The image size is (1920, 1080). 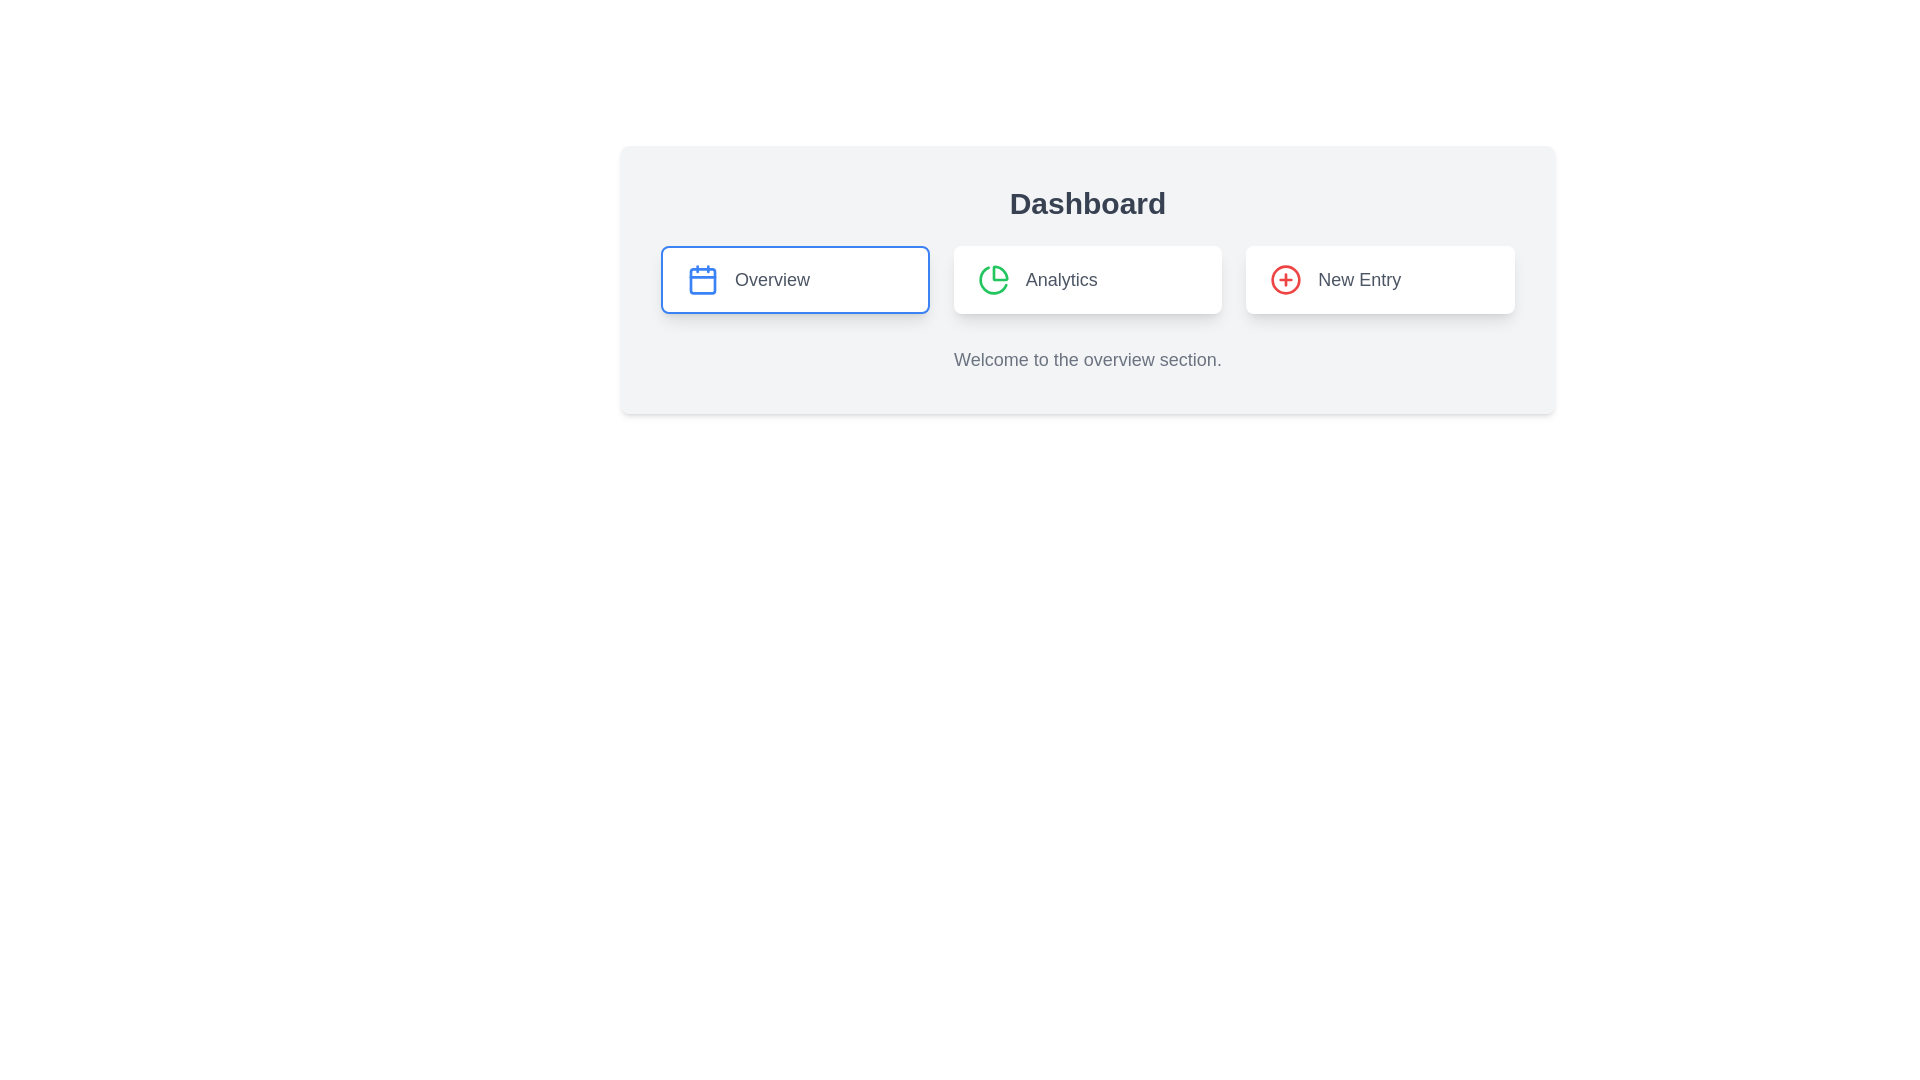 What do you see at coordinates (1087, 280) in the screenshot?
I see `the Analytics button, which is the second button in a row of three on the dashboard, positioned between 'Overview' and 'New Entry'` at bounding box center [1087, 280].